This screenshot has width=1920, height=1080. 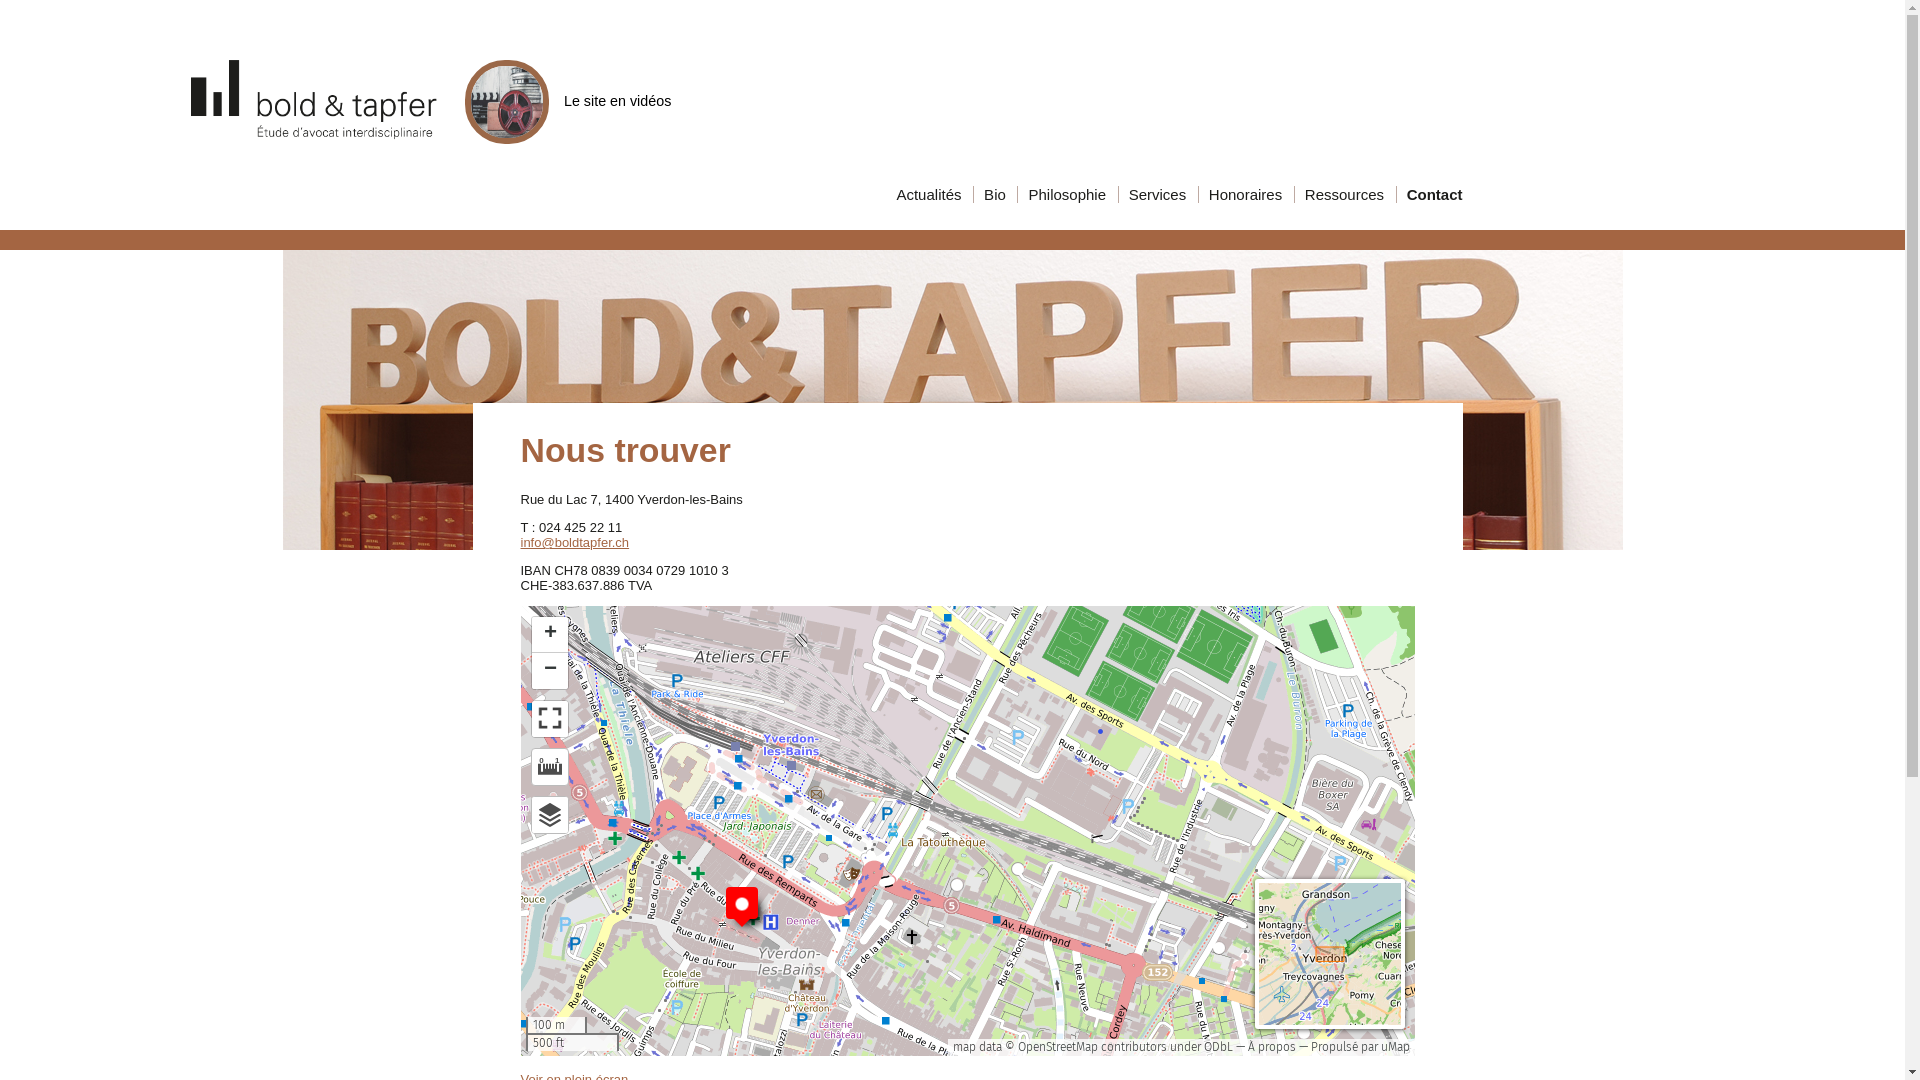 I want to click on 'Services', so click(x=1156, y=194).